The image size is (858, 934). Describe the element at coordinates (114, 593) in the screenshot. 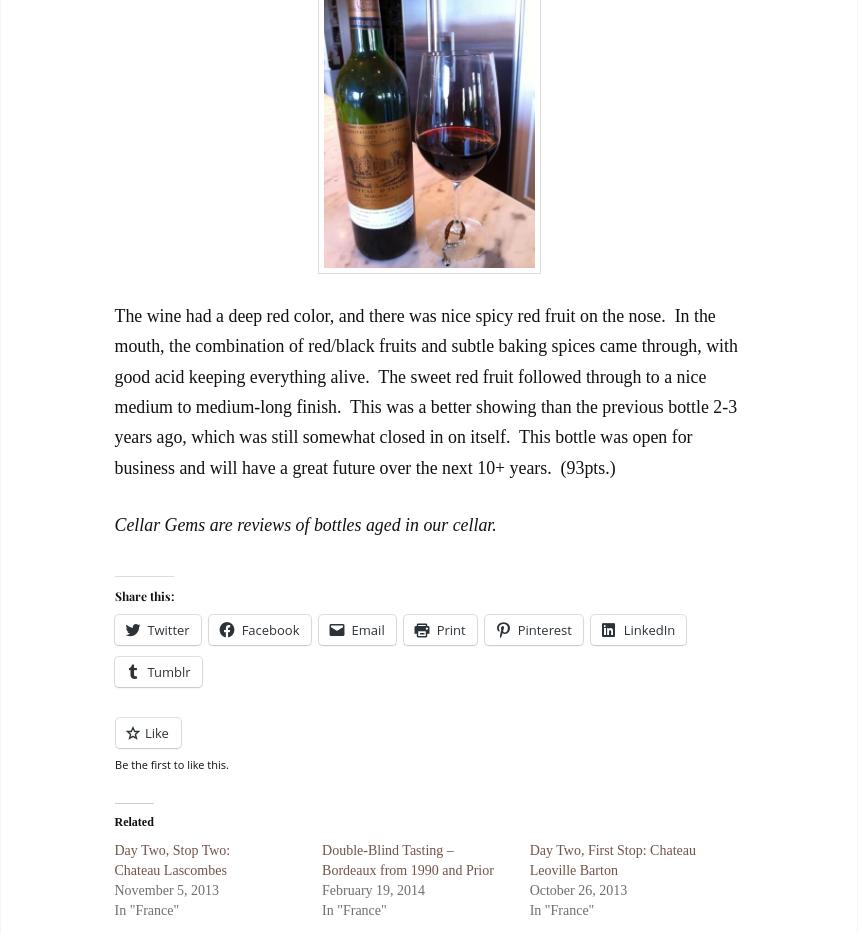

I see `'Share this:'` at that location.